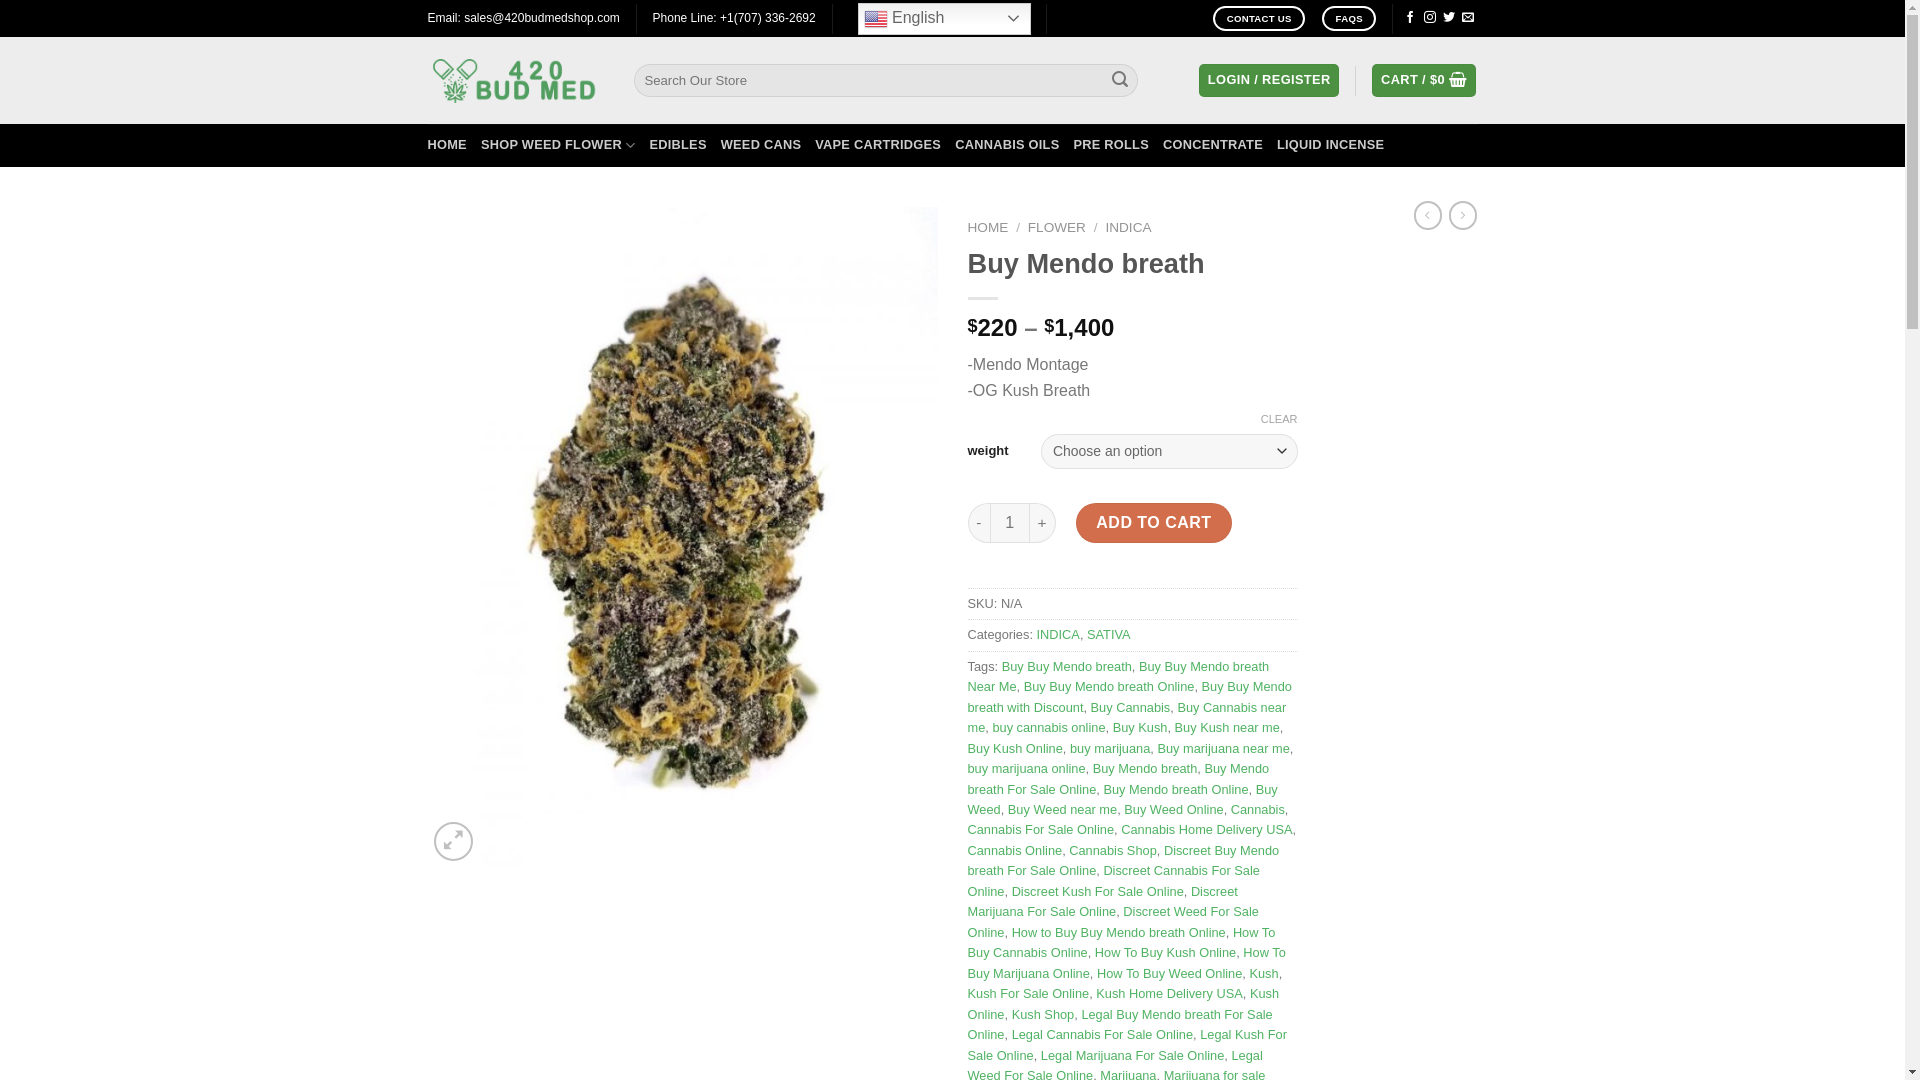 The height and width of the screenshot is (1080, 1920). I want to click on 'Follow on Instagram', so click(1429, 18).